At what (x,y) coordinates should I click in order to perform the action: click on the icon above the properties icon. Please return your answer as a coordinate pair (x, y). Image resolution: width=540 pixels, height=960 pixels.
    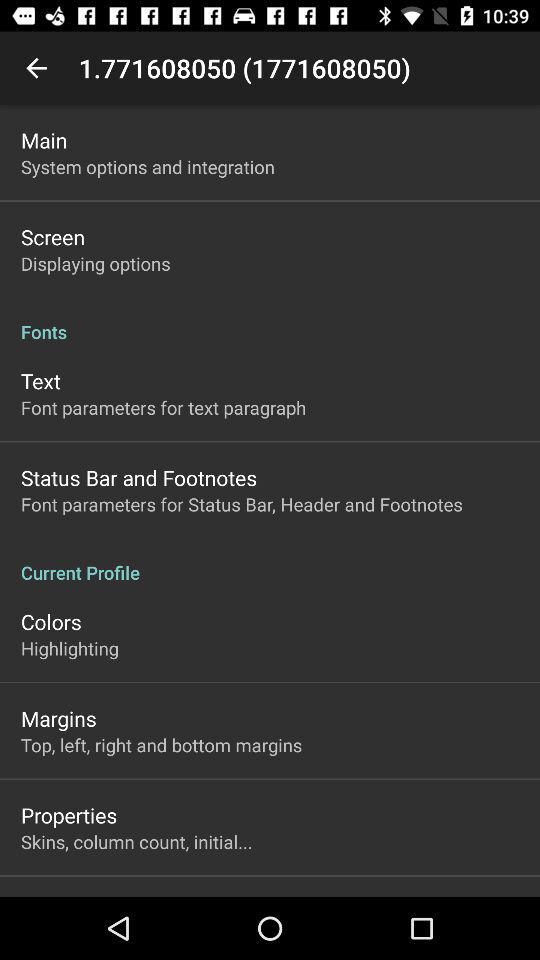
    Looking at the image, I should click on (160, 744).